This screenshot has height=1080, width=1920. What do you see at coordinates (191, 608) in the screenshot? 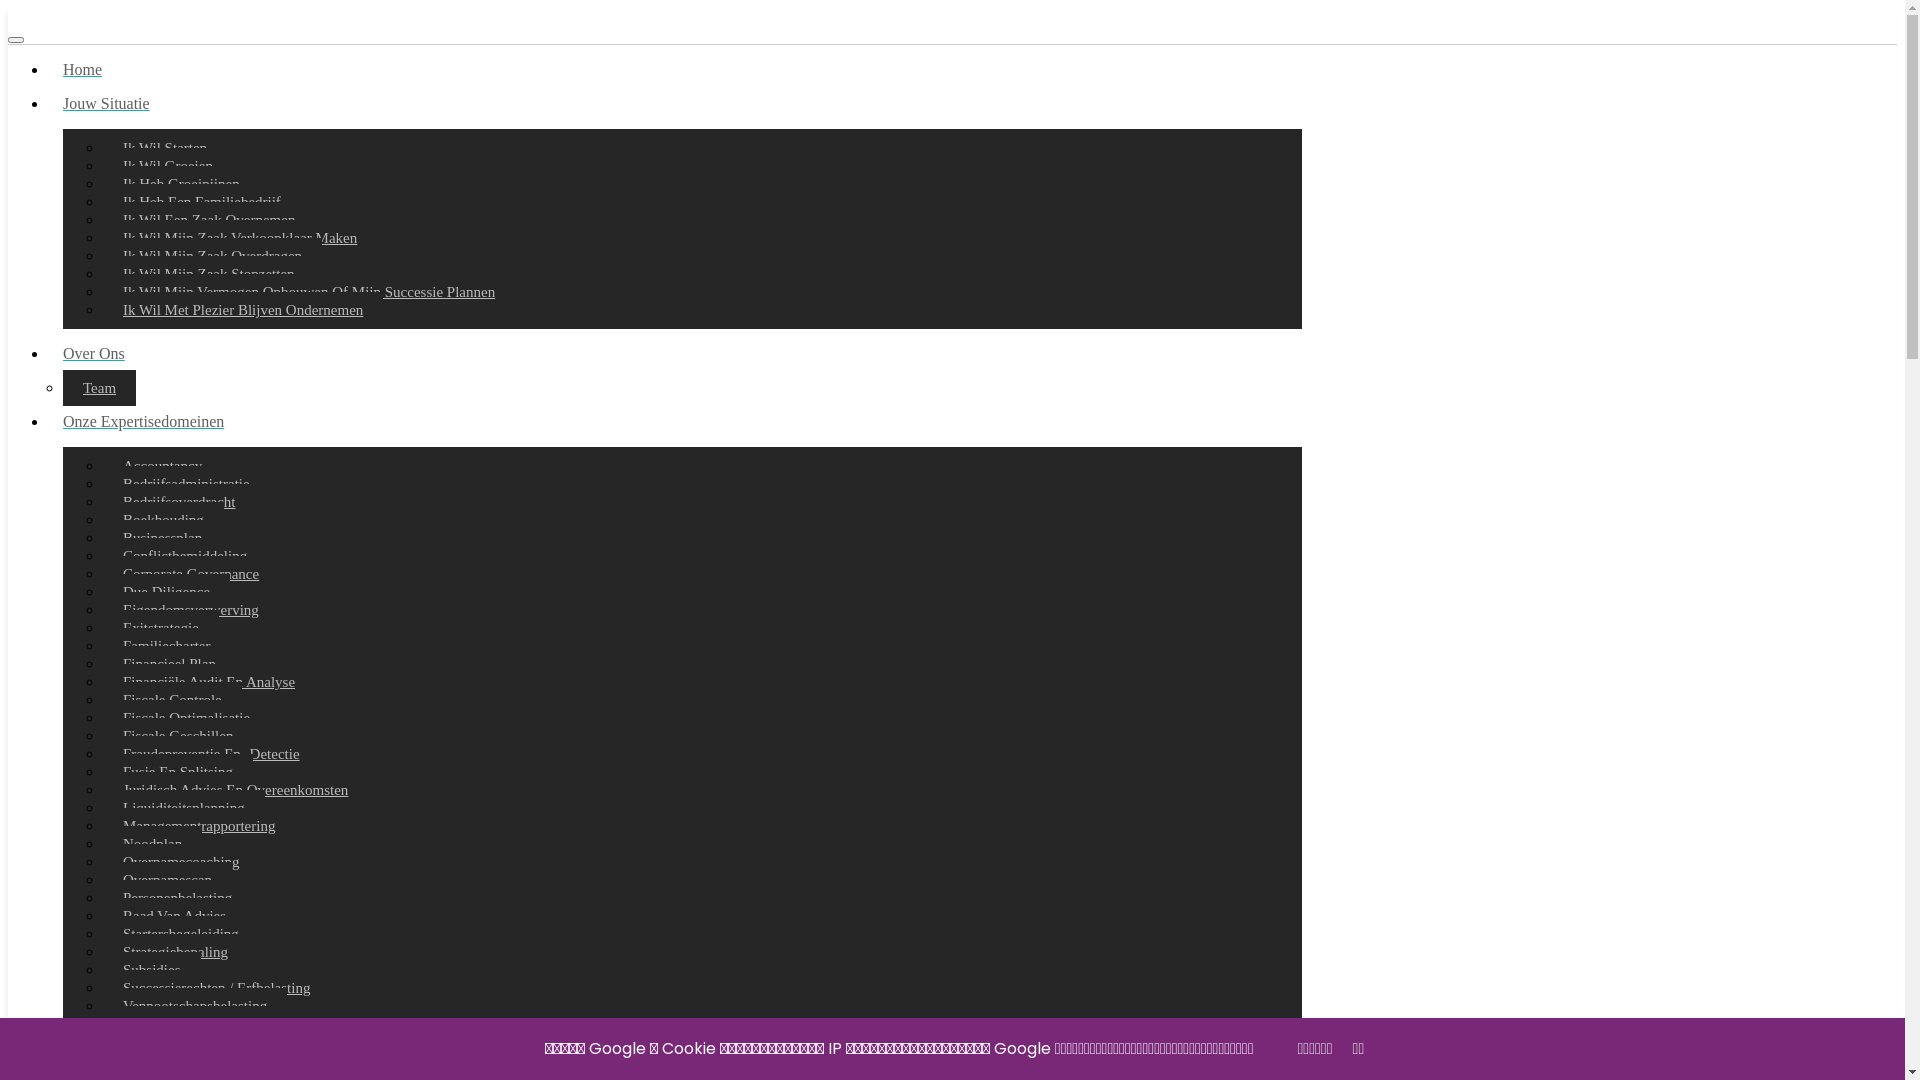
I see `'Eigendomsverwerving'` at bounding box center [191, 608].